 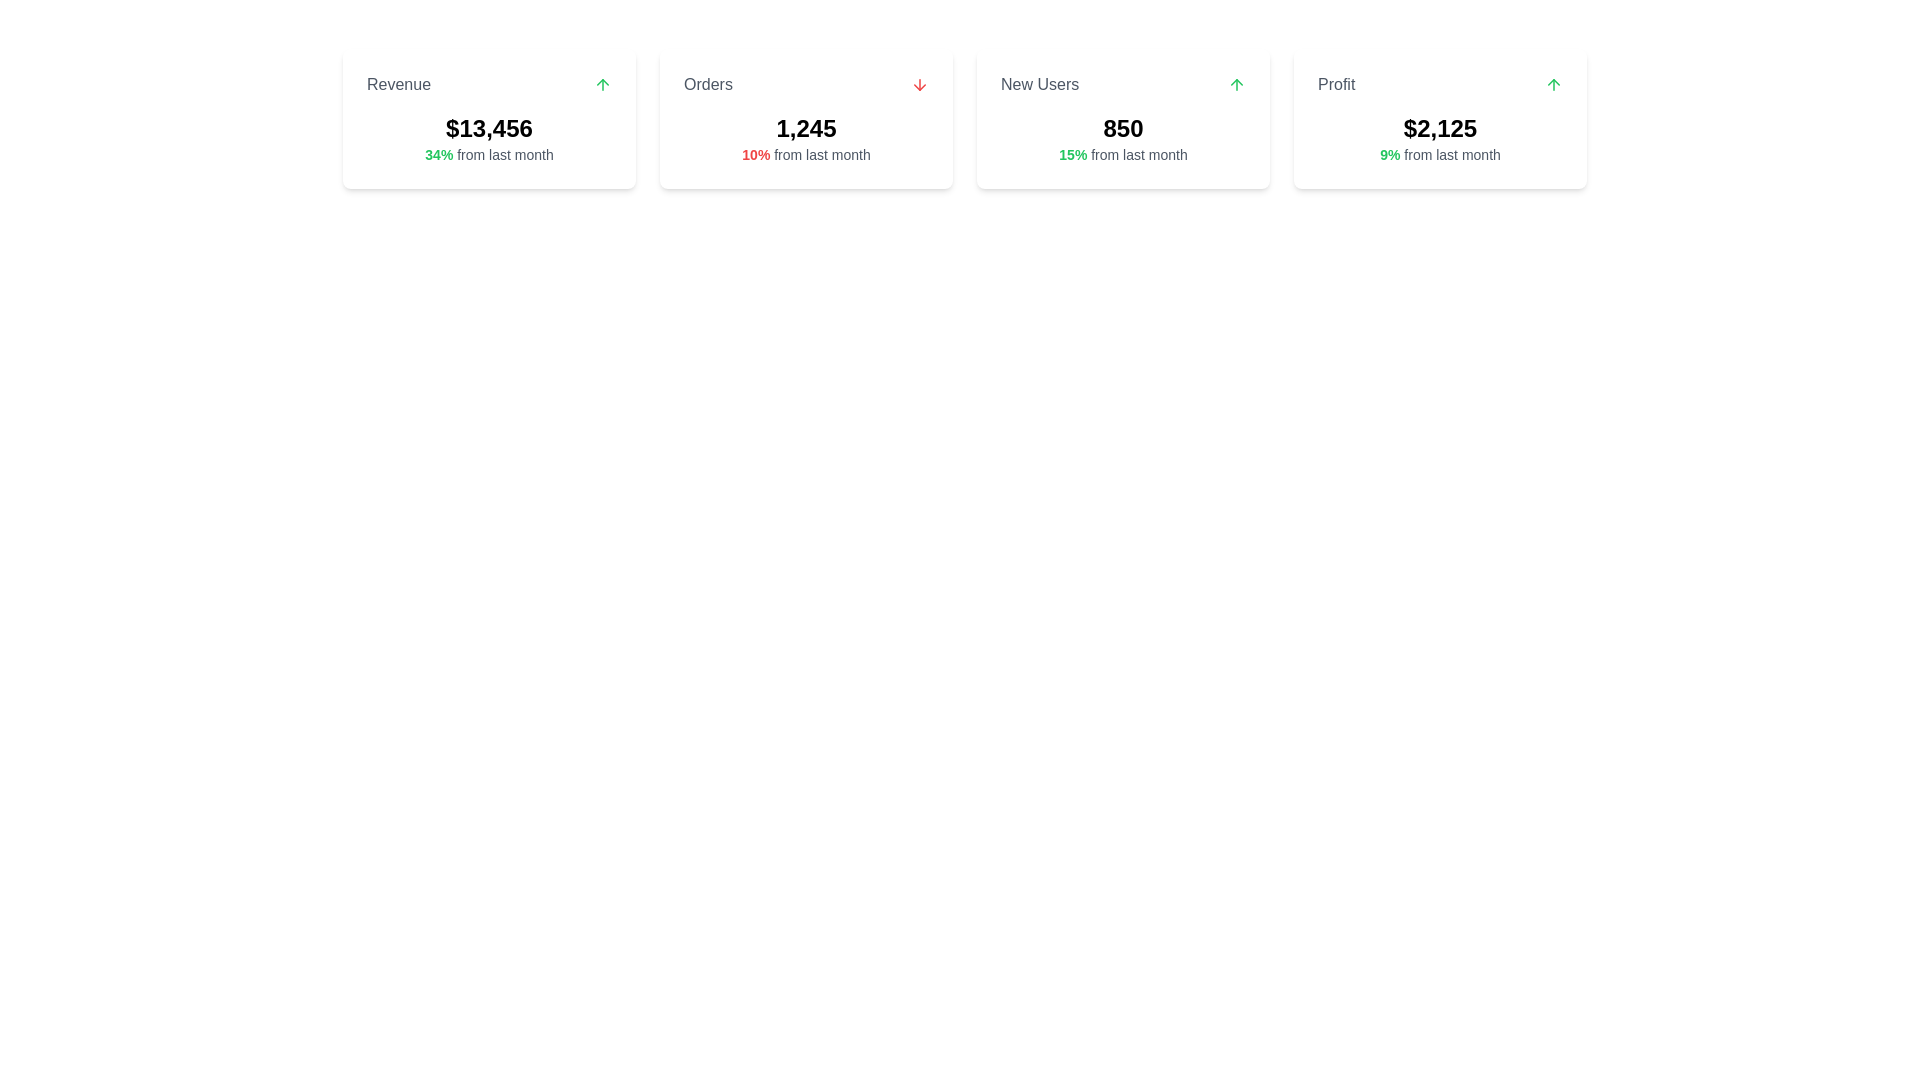 I want to click on the text label displaying '9% from last month' which is styled in green and bold, located within the 'Profit' card, directly below the '$2,125' text, so click(x=1440, y=153).